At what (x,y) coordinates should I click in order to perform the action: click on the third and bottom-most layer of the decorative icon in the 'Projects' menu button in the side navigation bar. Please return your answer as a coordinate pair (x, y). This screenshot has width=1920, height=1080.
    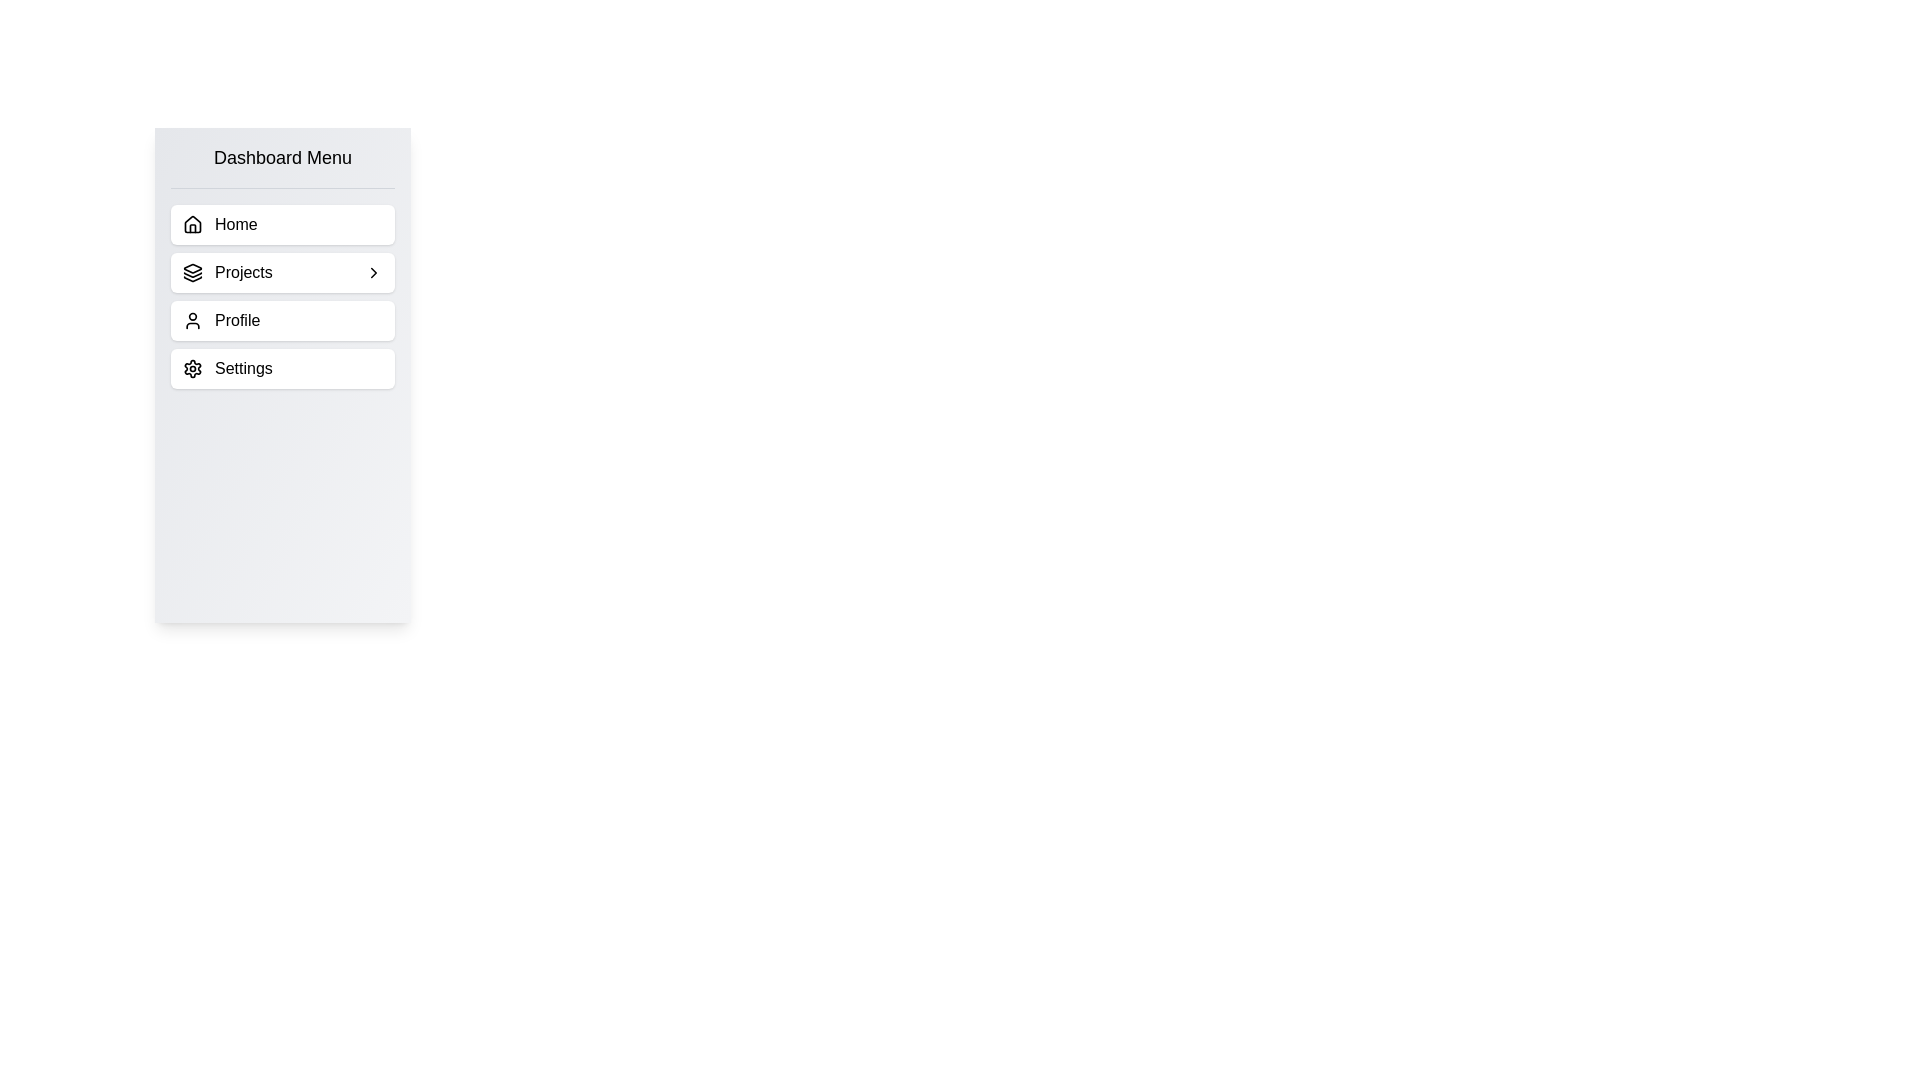
    Looking at the image, I should click on (192, 279).